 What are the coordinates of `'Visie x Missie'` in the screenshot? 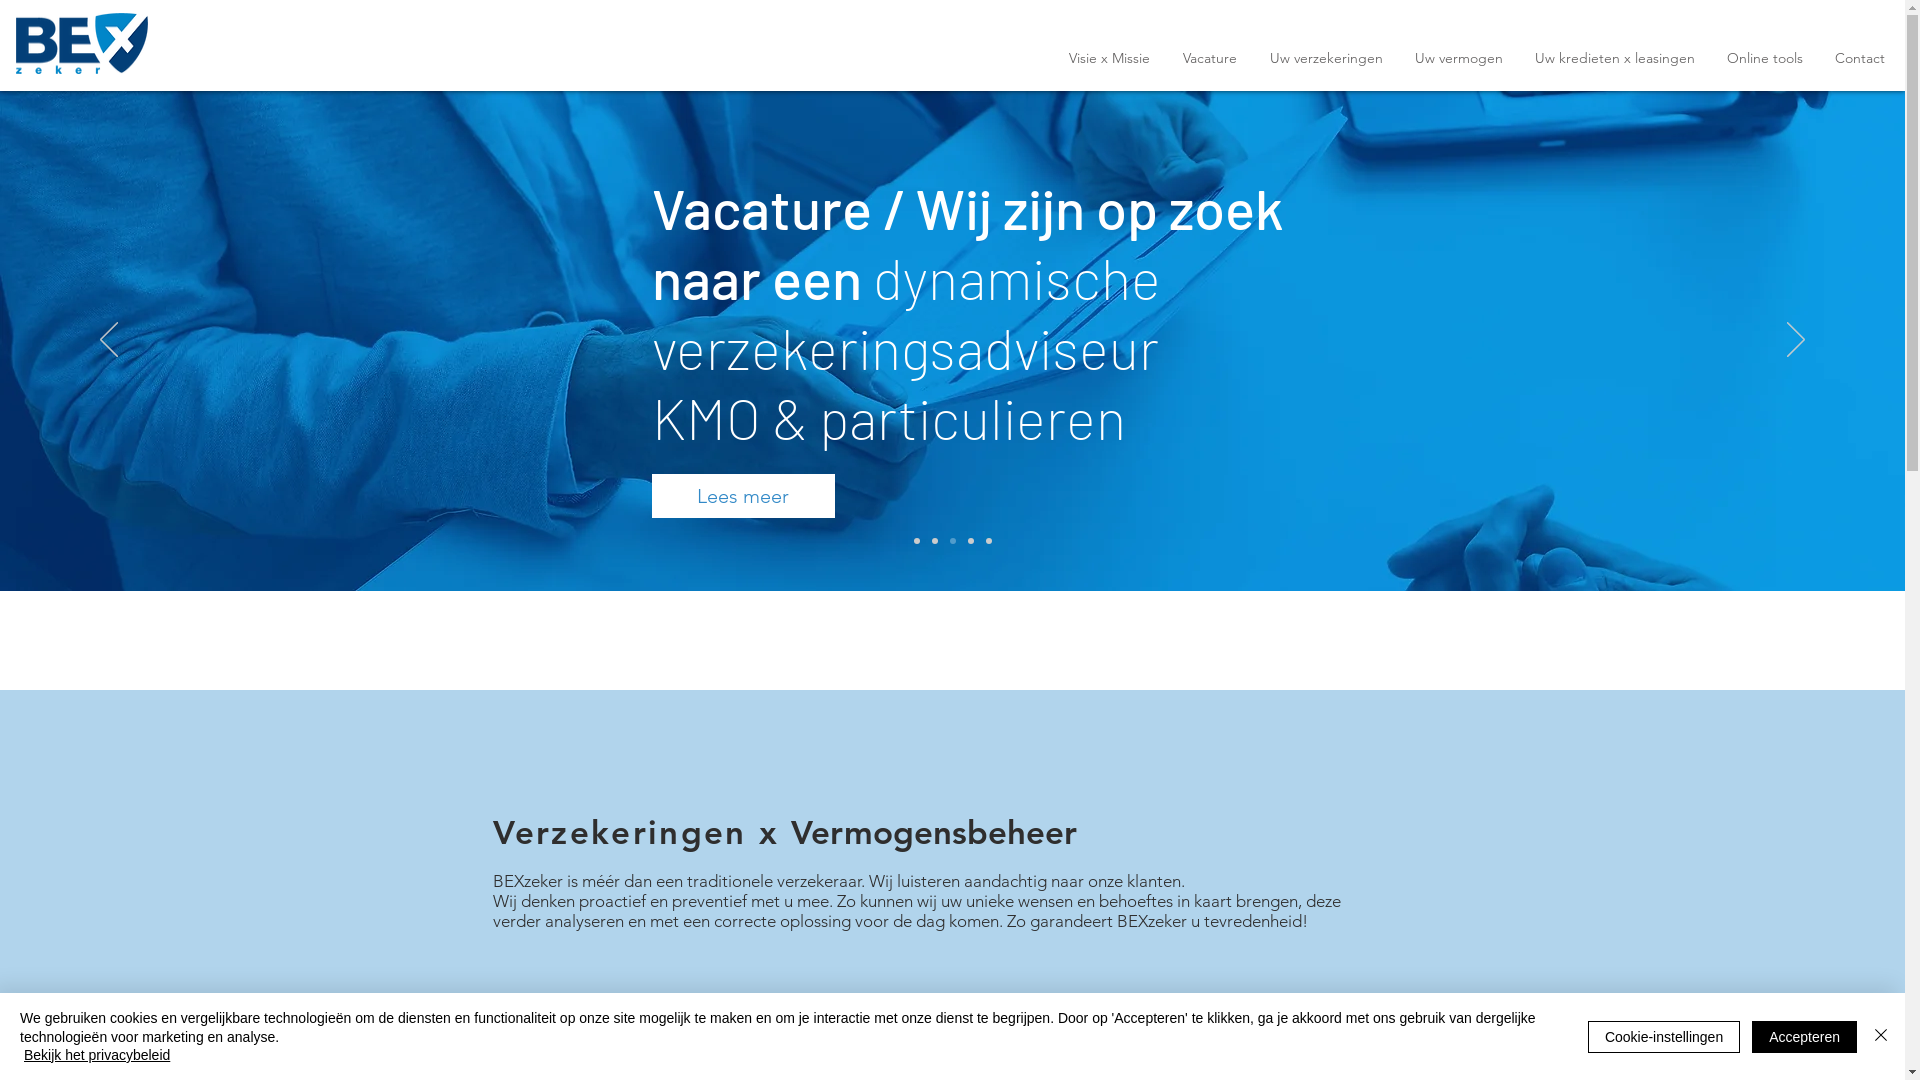 It's located at (1107, 57).